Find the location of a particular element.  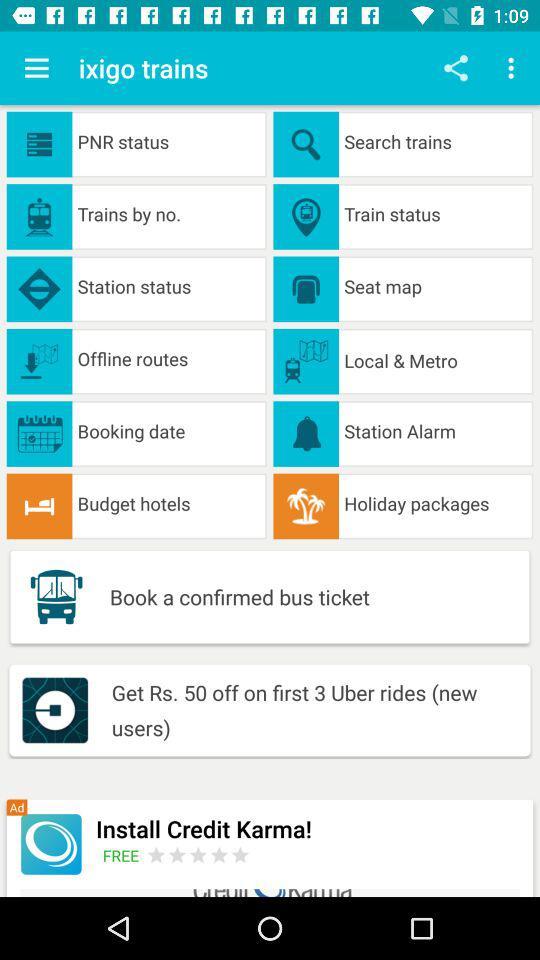

rate the app is located at coordinates (198, 854).